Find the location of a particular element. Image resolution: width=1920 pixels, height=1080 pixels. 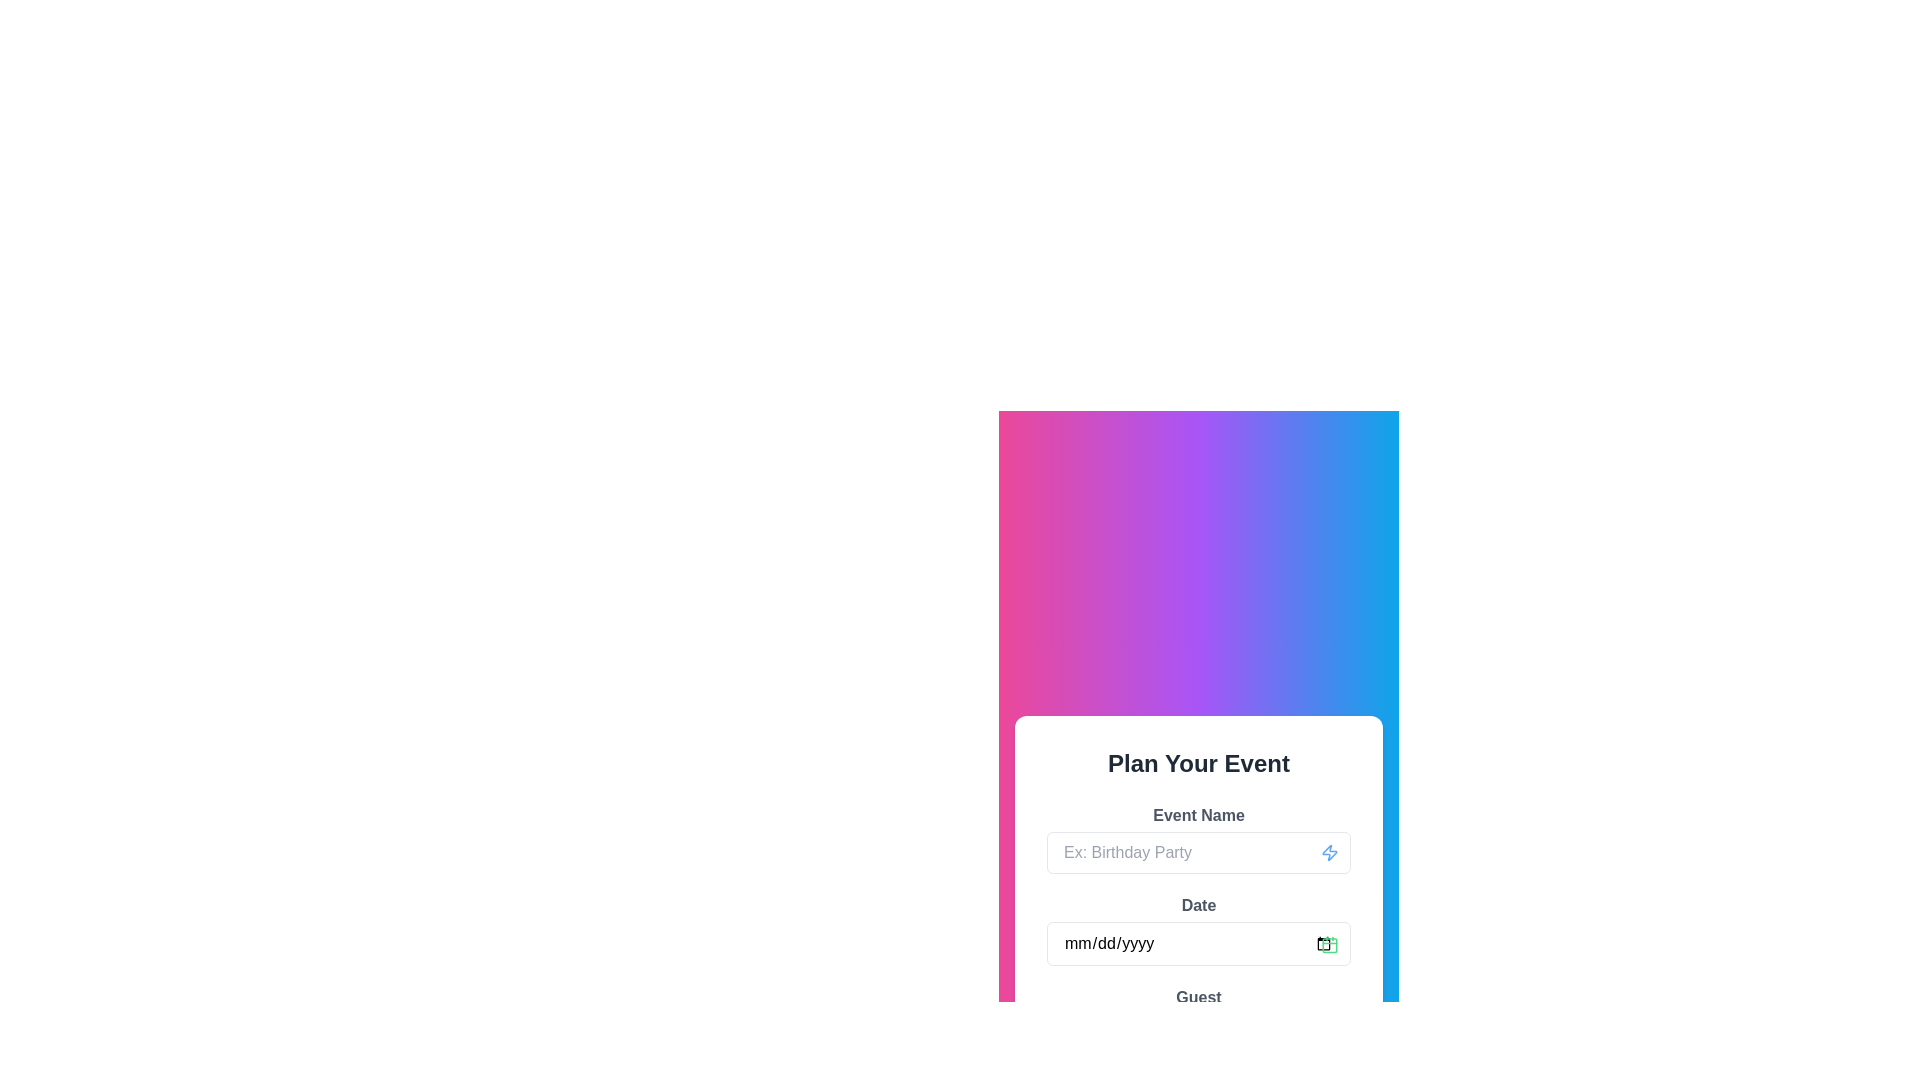

the accessory icon located in the bottom-right corner of the date input box is located at coordinates (1329, 944).